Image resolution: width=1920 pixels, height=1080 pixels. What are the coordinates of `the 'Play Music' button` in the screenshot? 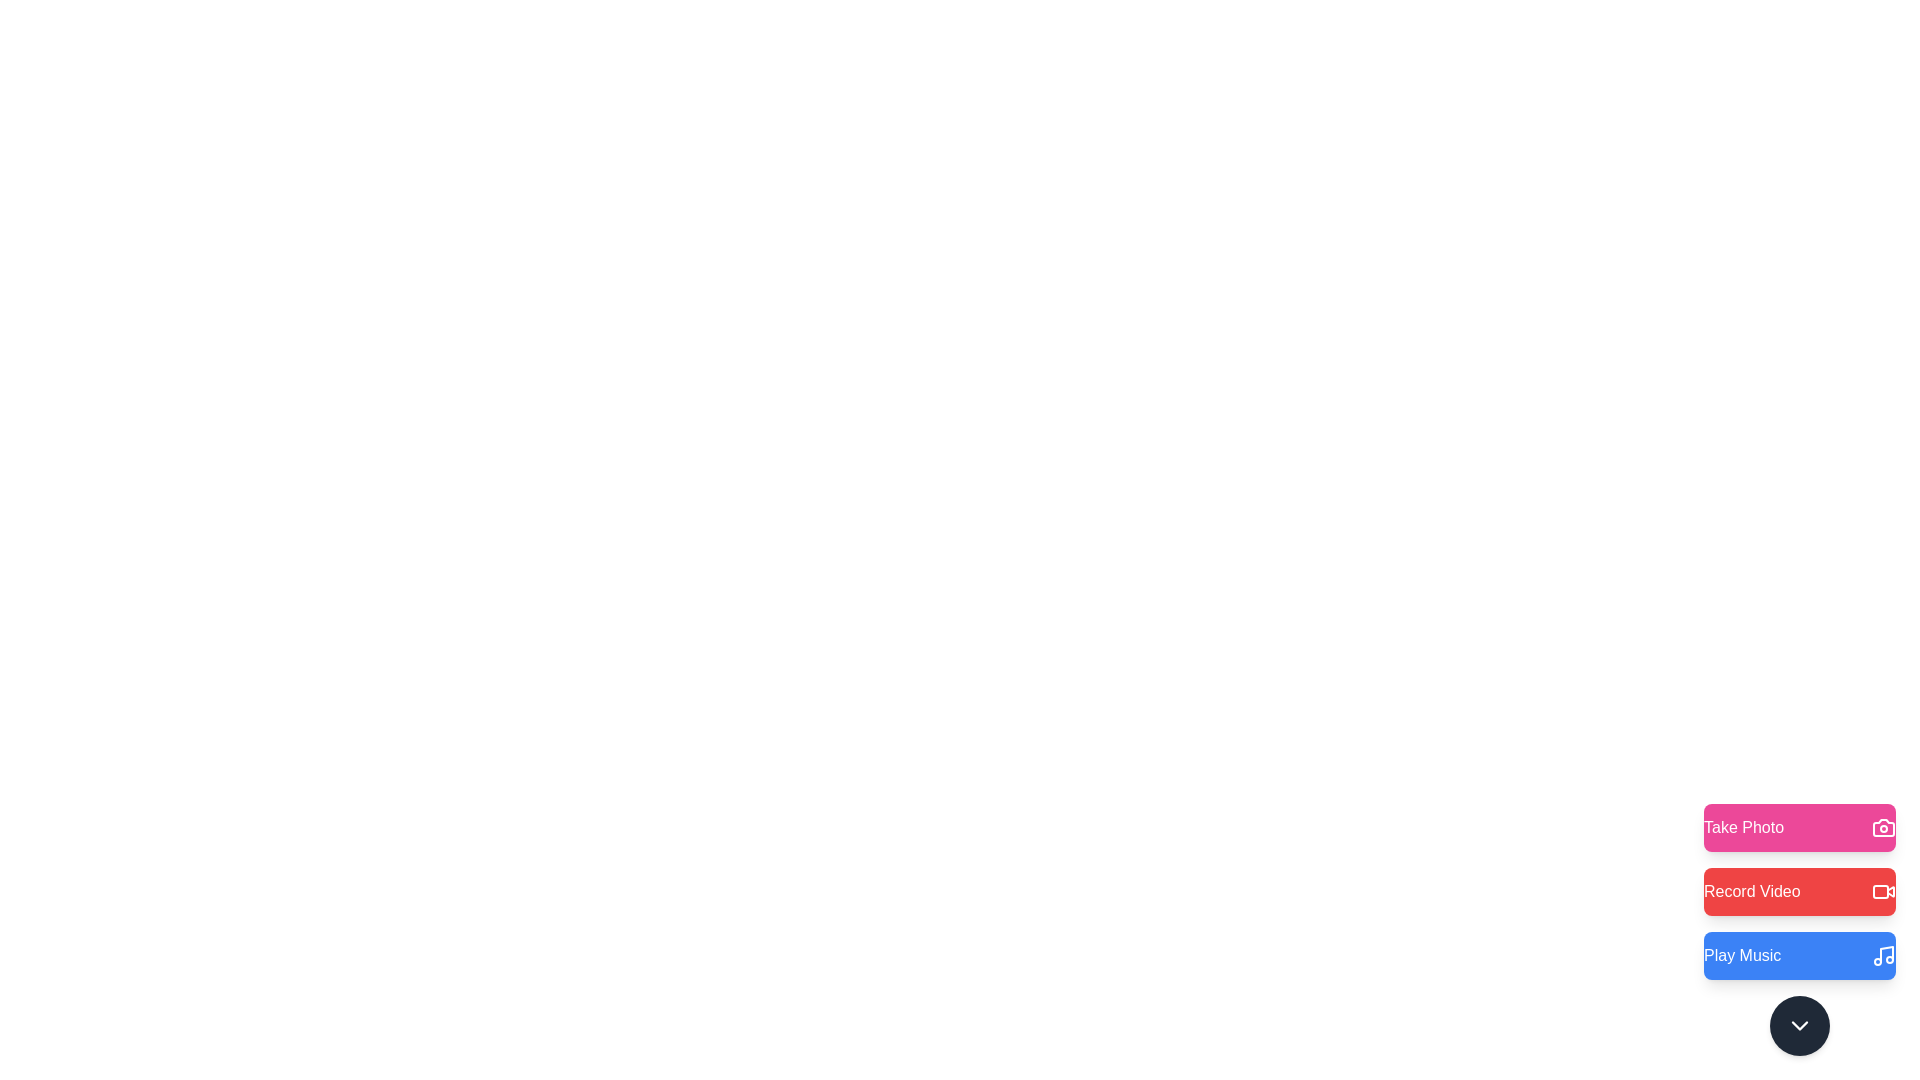 It's located at (1800, 955).